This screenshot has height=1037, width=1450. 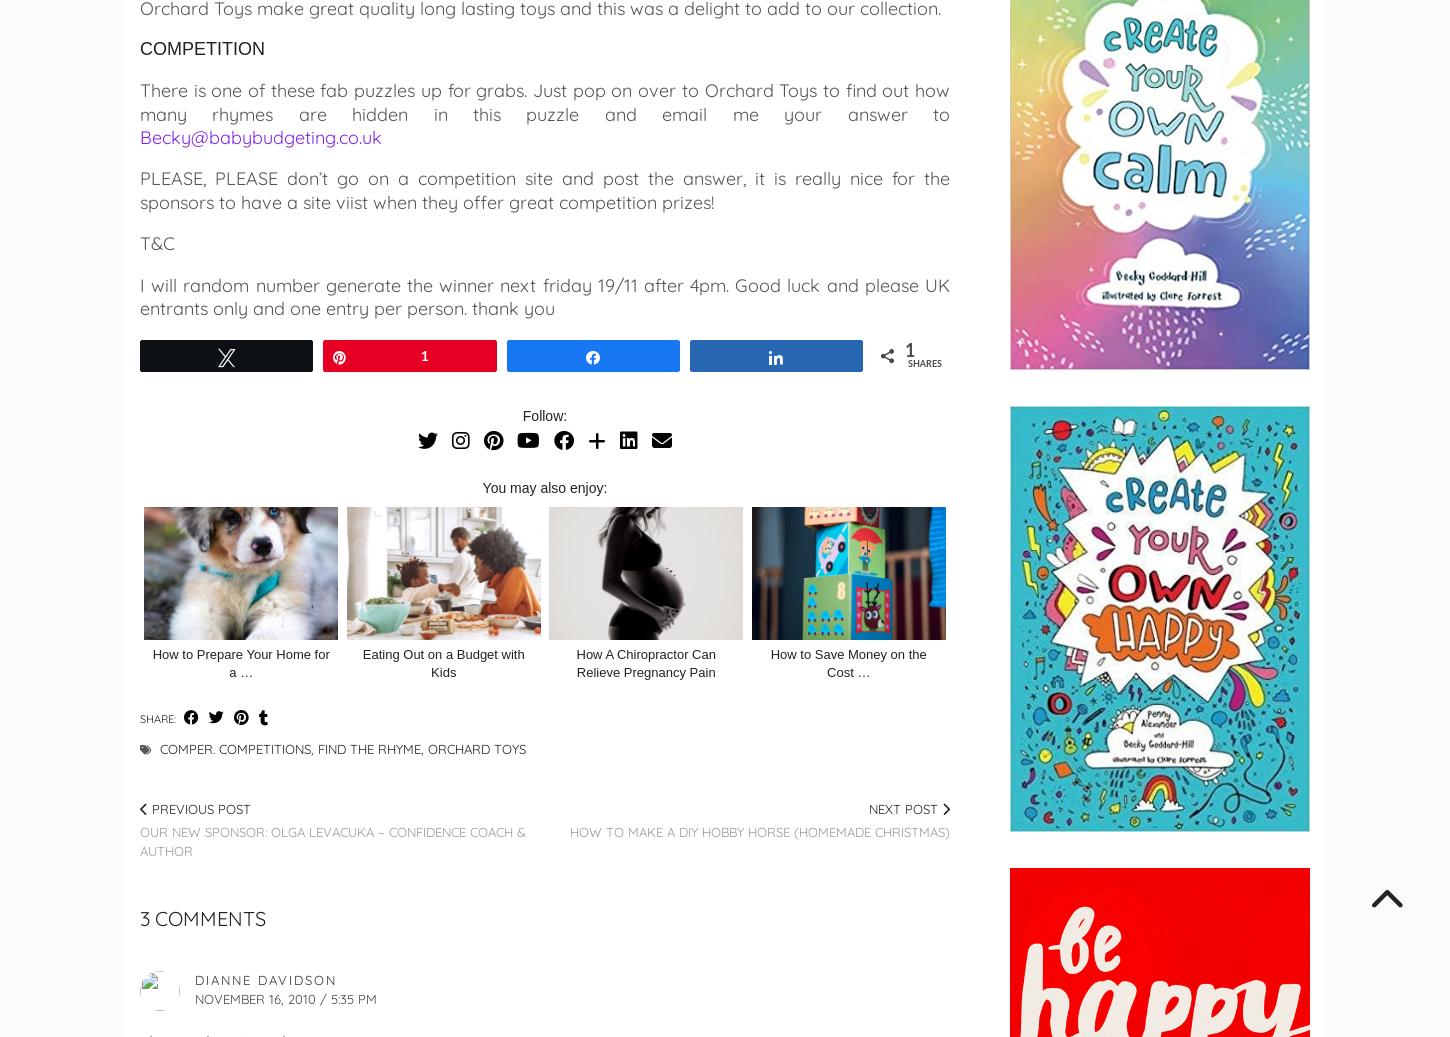 I want to click on 'You may also enjoy:', so click(x=544, y=487).